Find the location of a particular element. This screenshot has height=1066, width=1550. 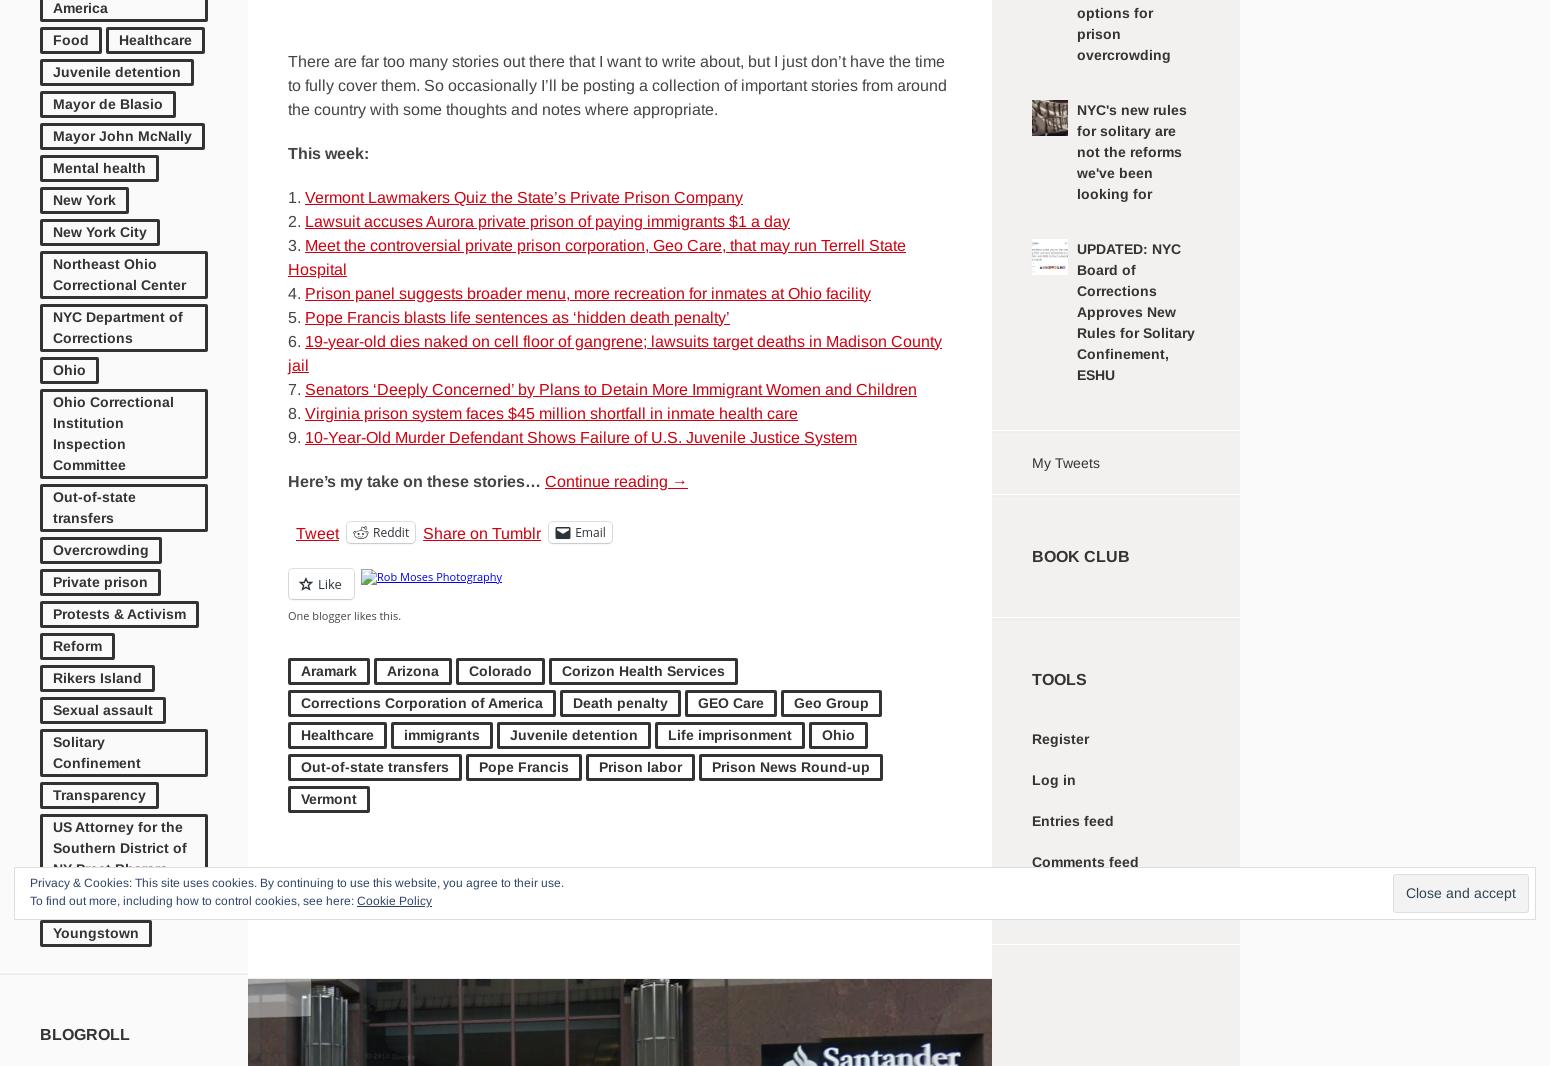

'3.' is located at coordinates (287, 243).